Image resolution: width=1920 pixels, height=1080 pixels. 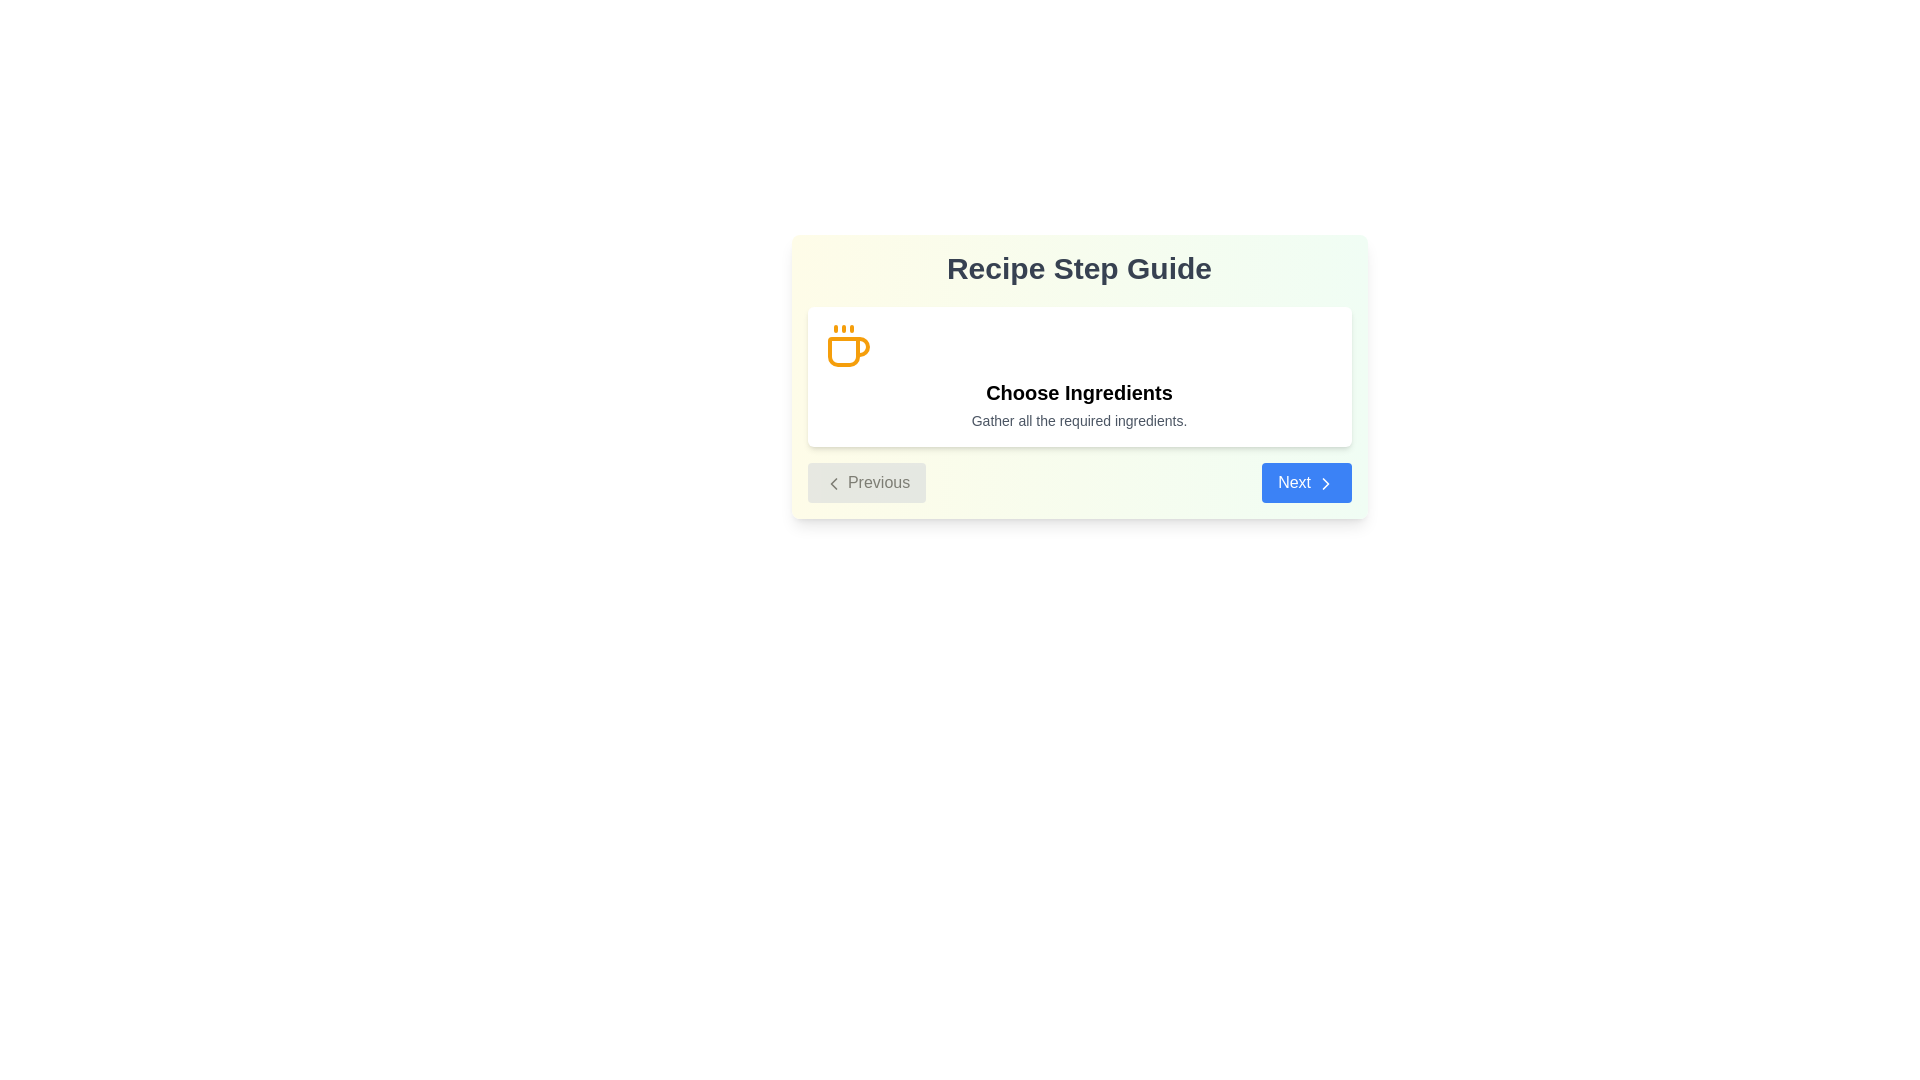 What do you see at coordinates (1078, 377) in the screenshot?
I see `the Informational Card that indicates the current action to gather necessary ingredients in the Recipe Step Guide` at bounding box center [1078, 377].